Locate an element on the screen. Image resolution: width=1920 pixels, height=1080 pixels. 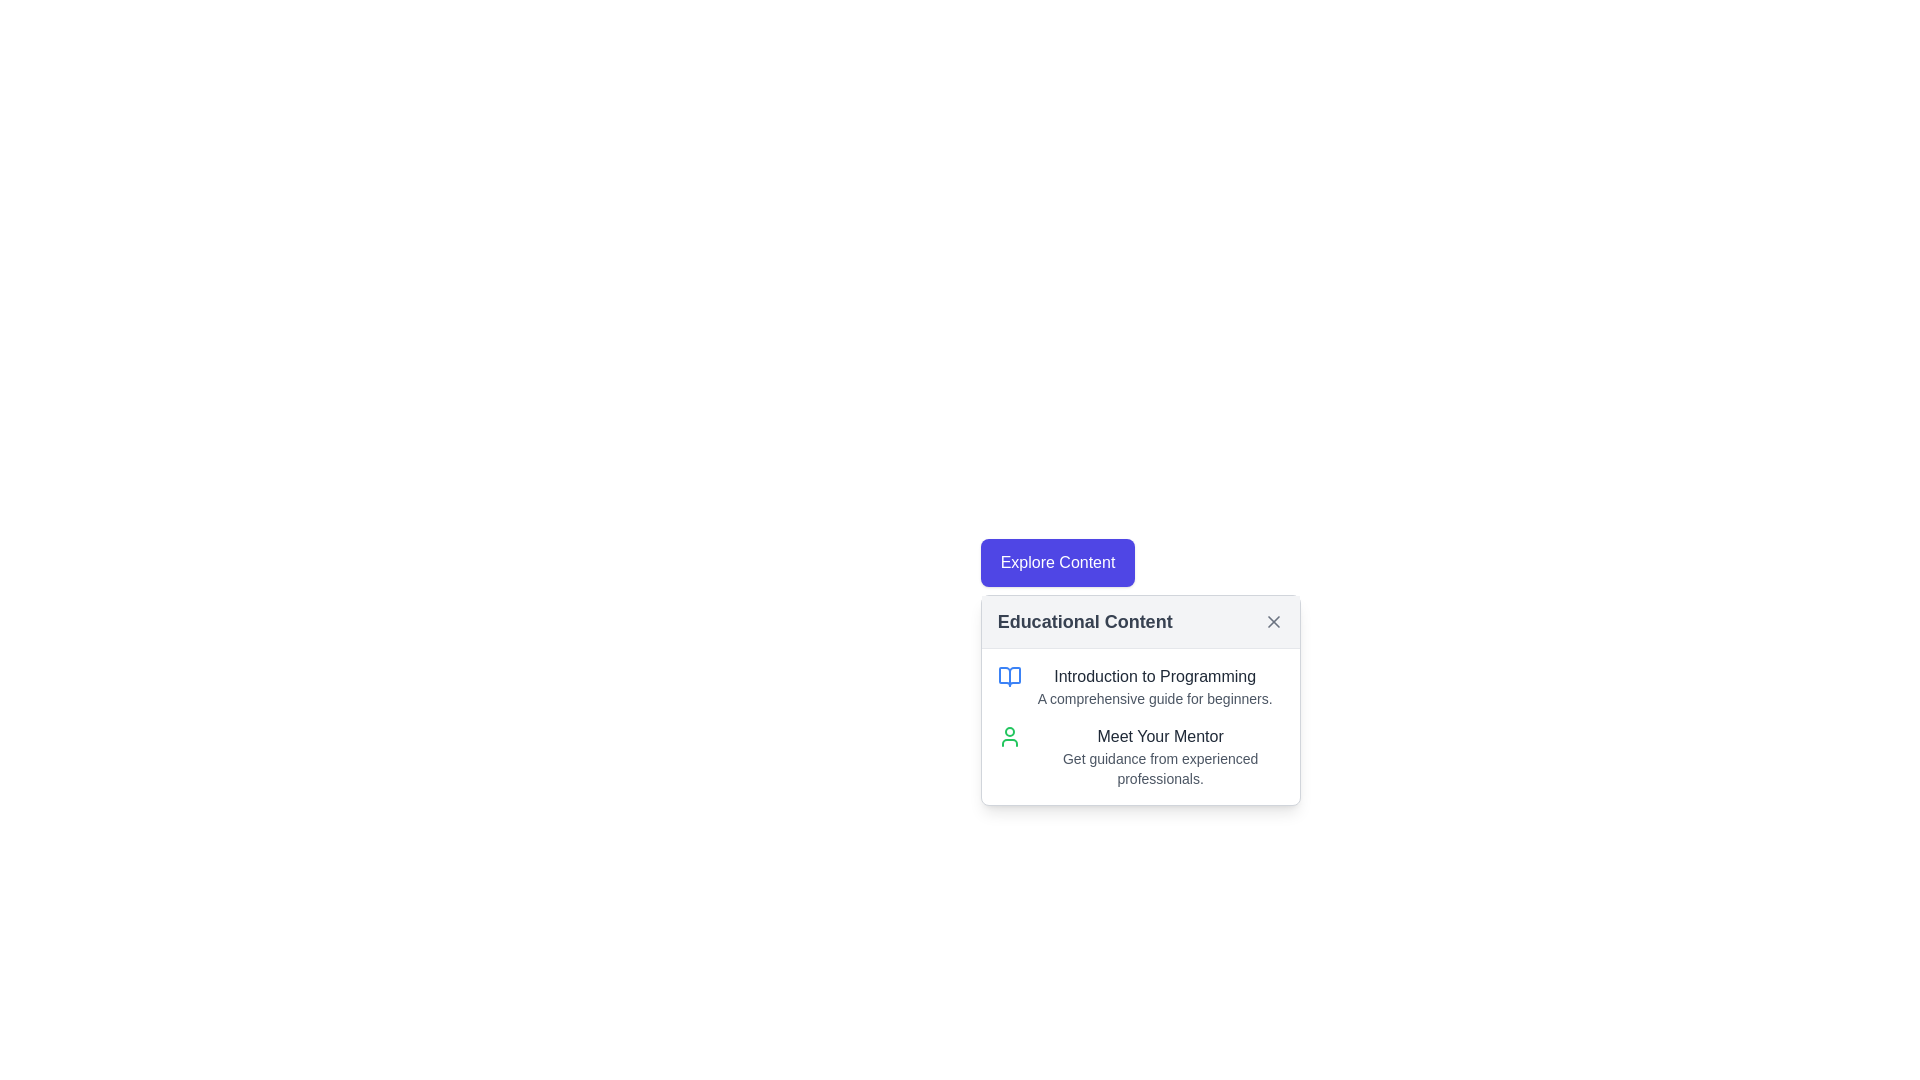
title 'Educational Content' from the Header bar with dismiss button, which is a rectangular gray bar containing the text on the left and a dismiss 'X' icon on the right is located at coordinates (1140, 621).